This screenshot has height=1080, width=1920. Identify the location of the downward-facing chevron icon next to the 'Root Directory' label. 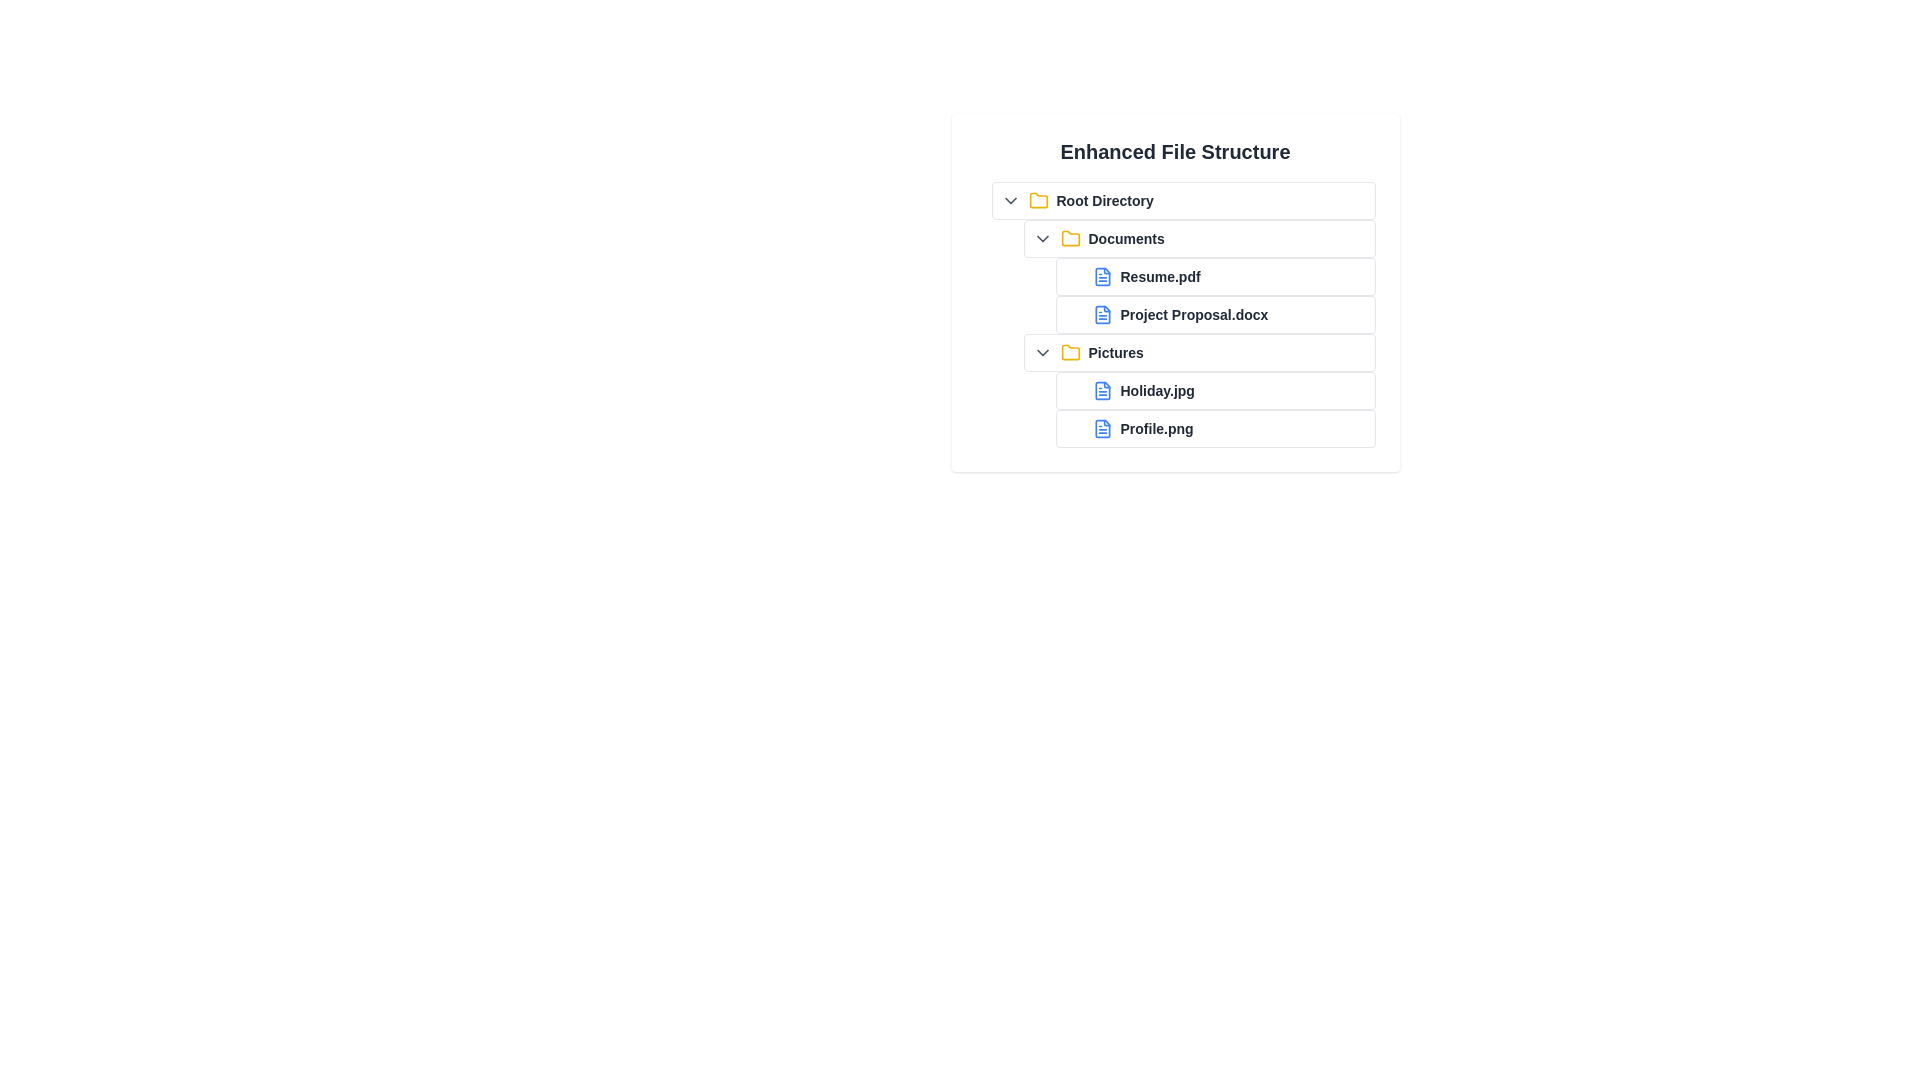
(1010, 200).